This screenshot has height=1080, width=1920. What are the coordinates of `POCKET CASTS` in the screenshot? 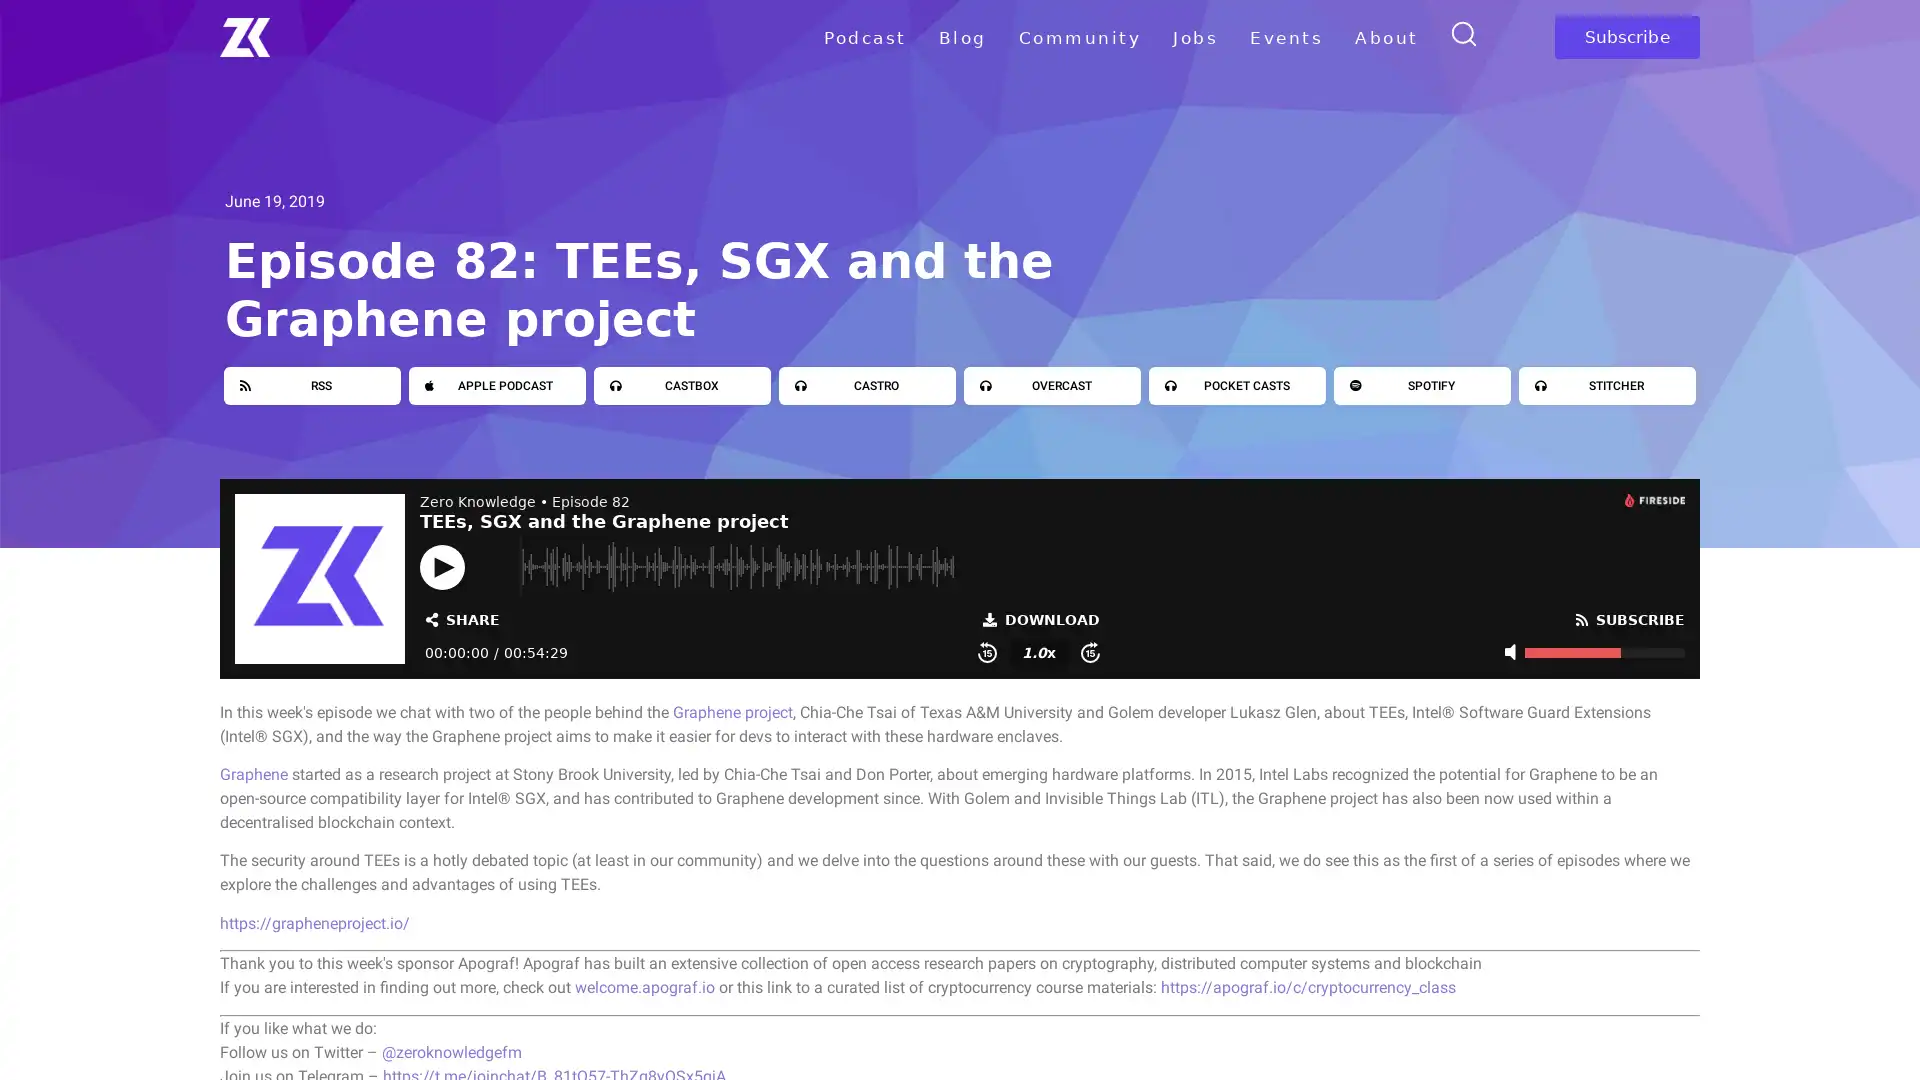 It's located at (1236, 385).